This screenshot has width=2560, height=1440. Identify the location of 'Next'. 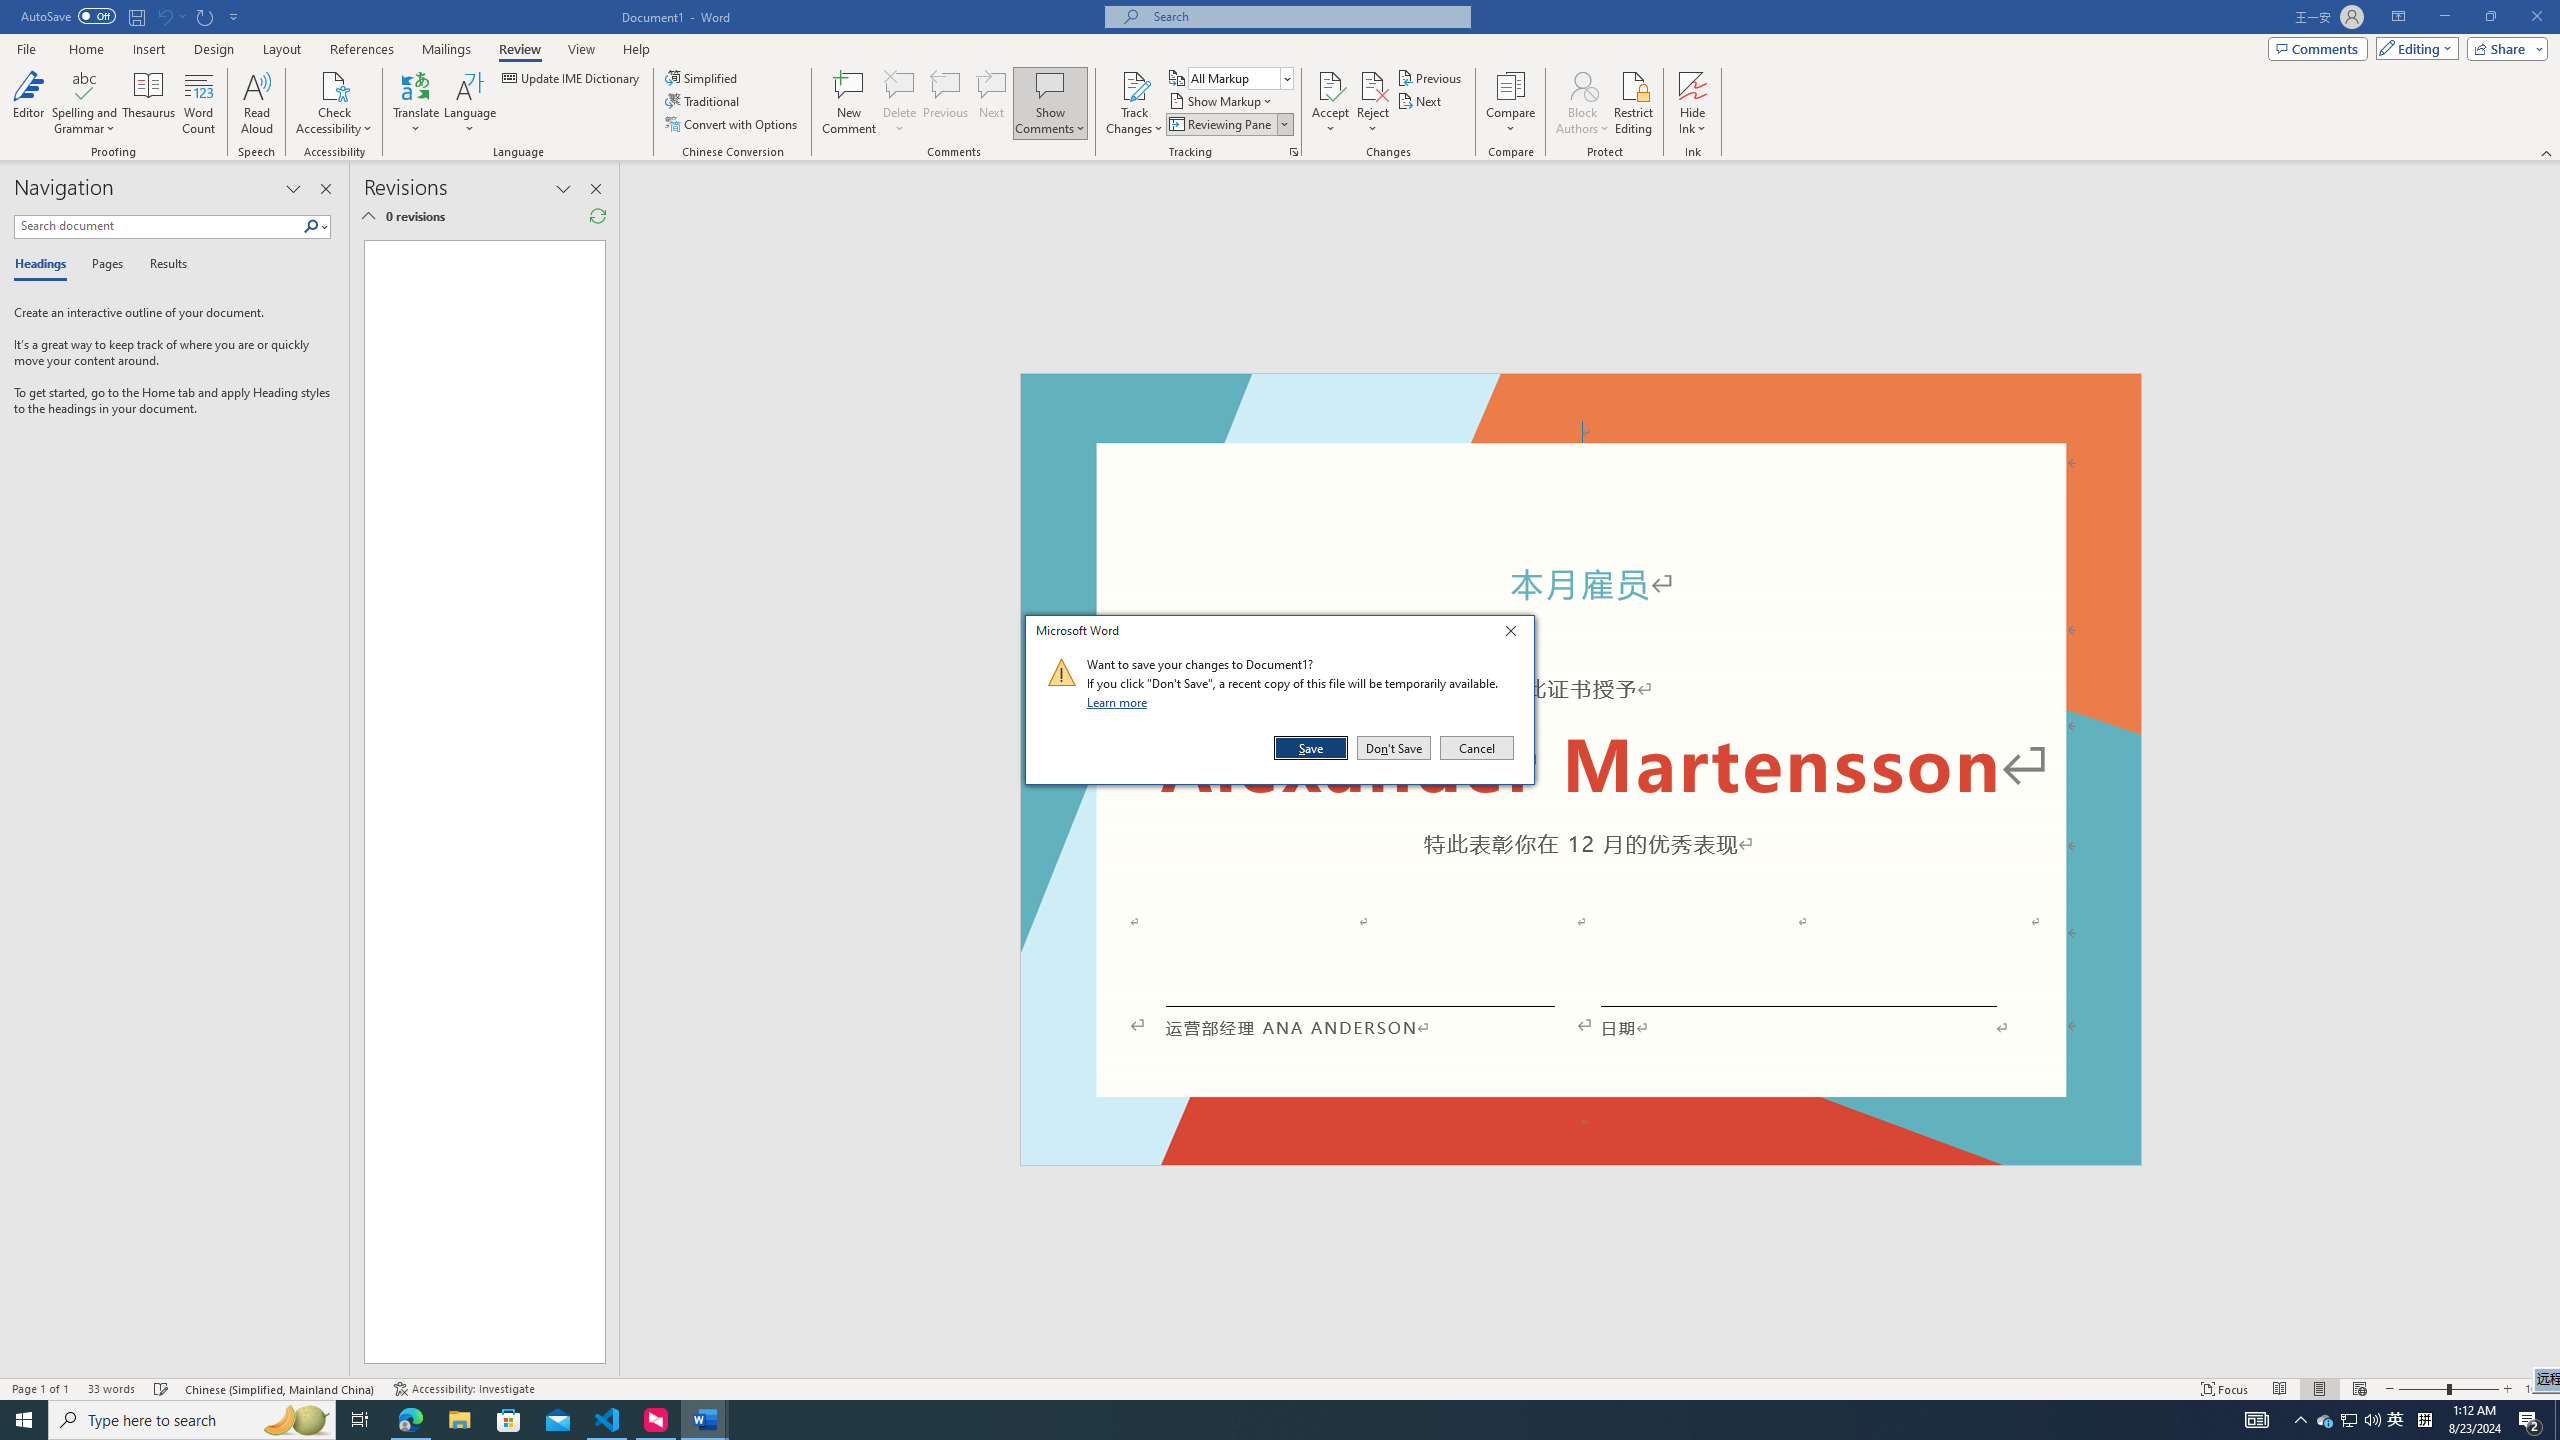
(1422, 99).